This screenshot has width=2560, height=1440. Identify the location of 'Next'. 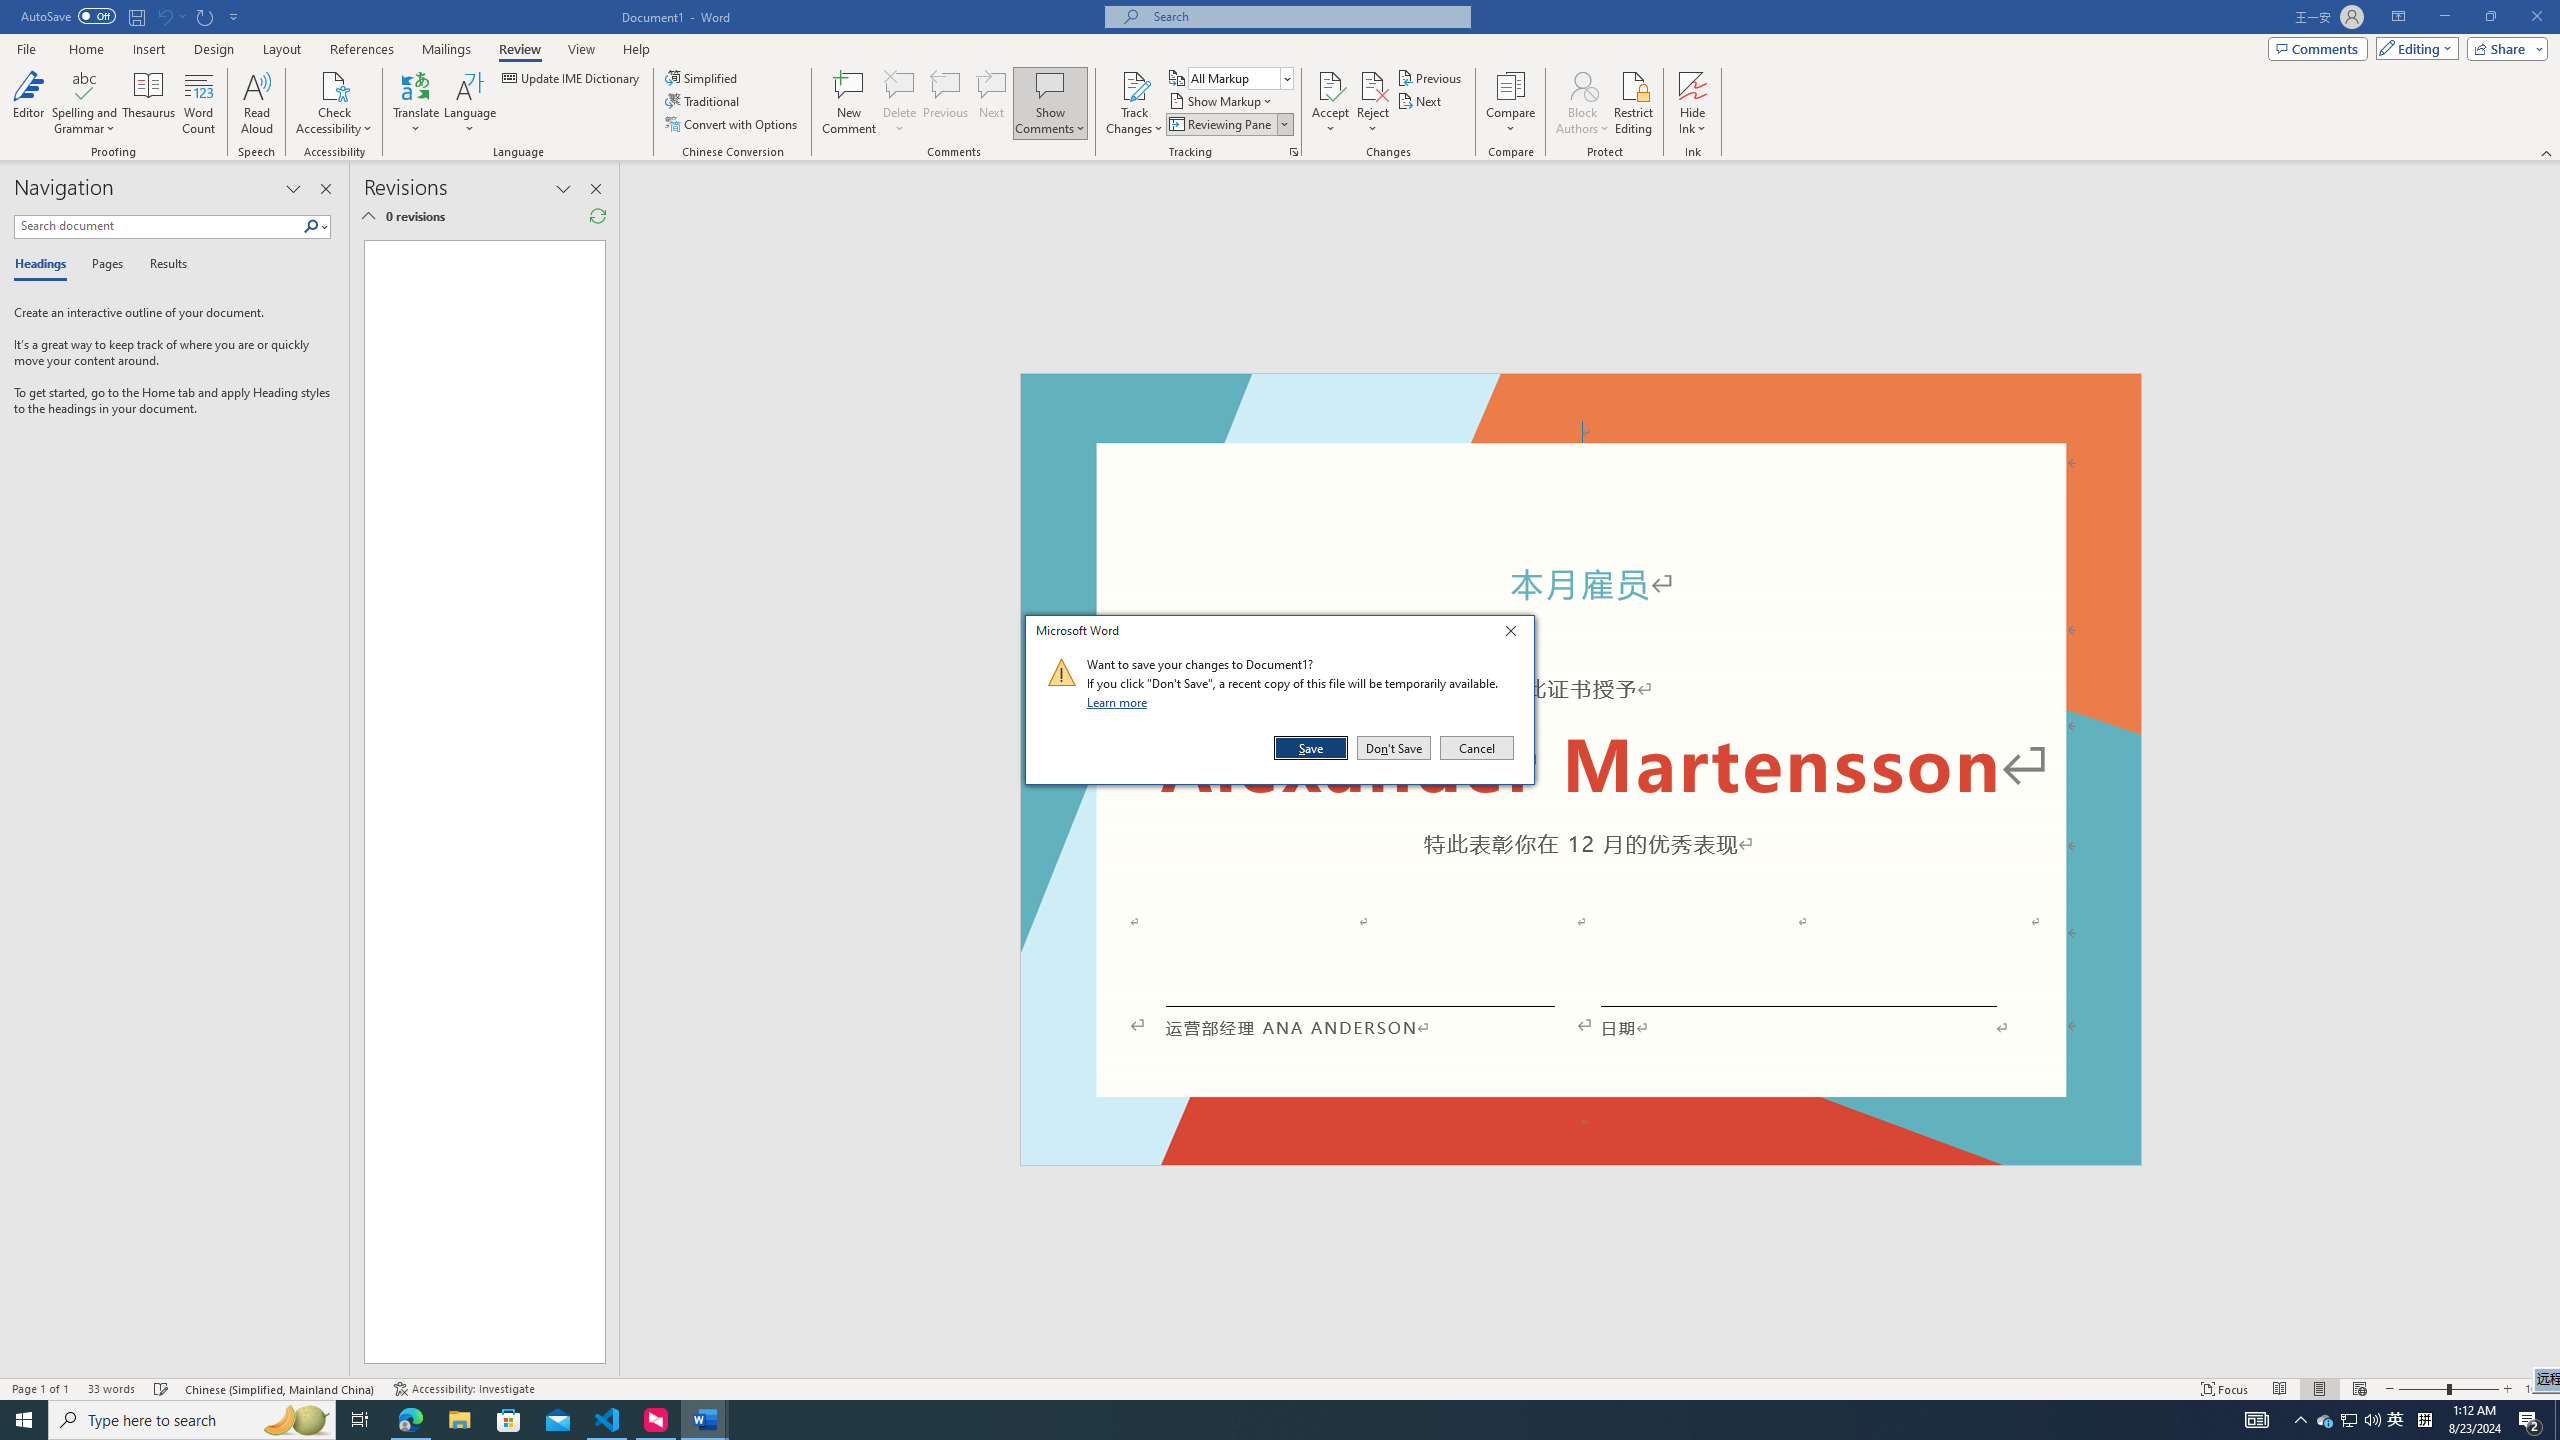
(1422, 99).